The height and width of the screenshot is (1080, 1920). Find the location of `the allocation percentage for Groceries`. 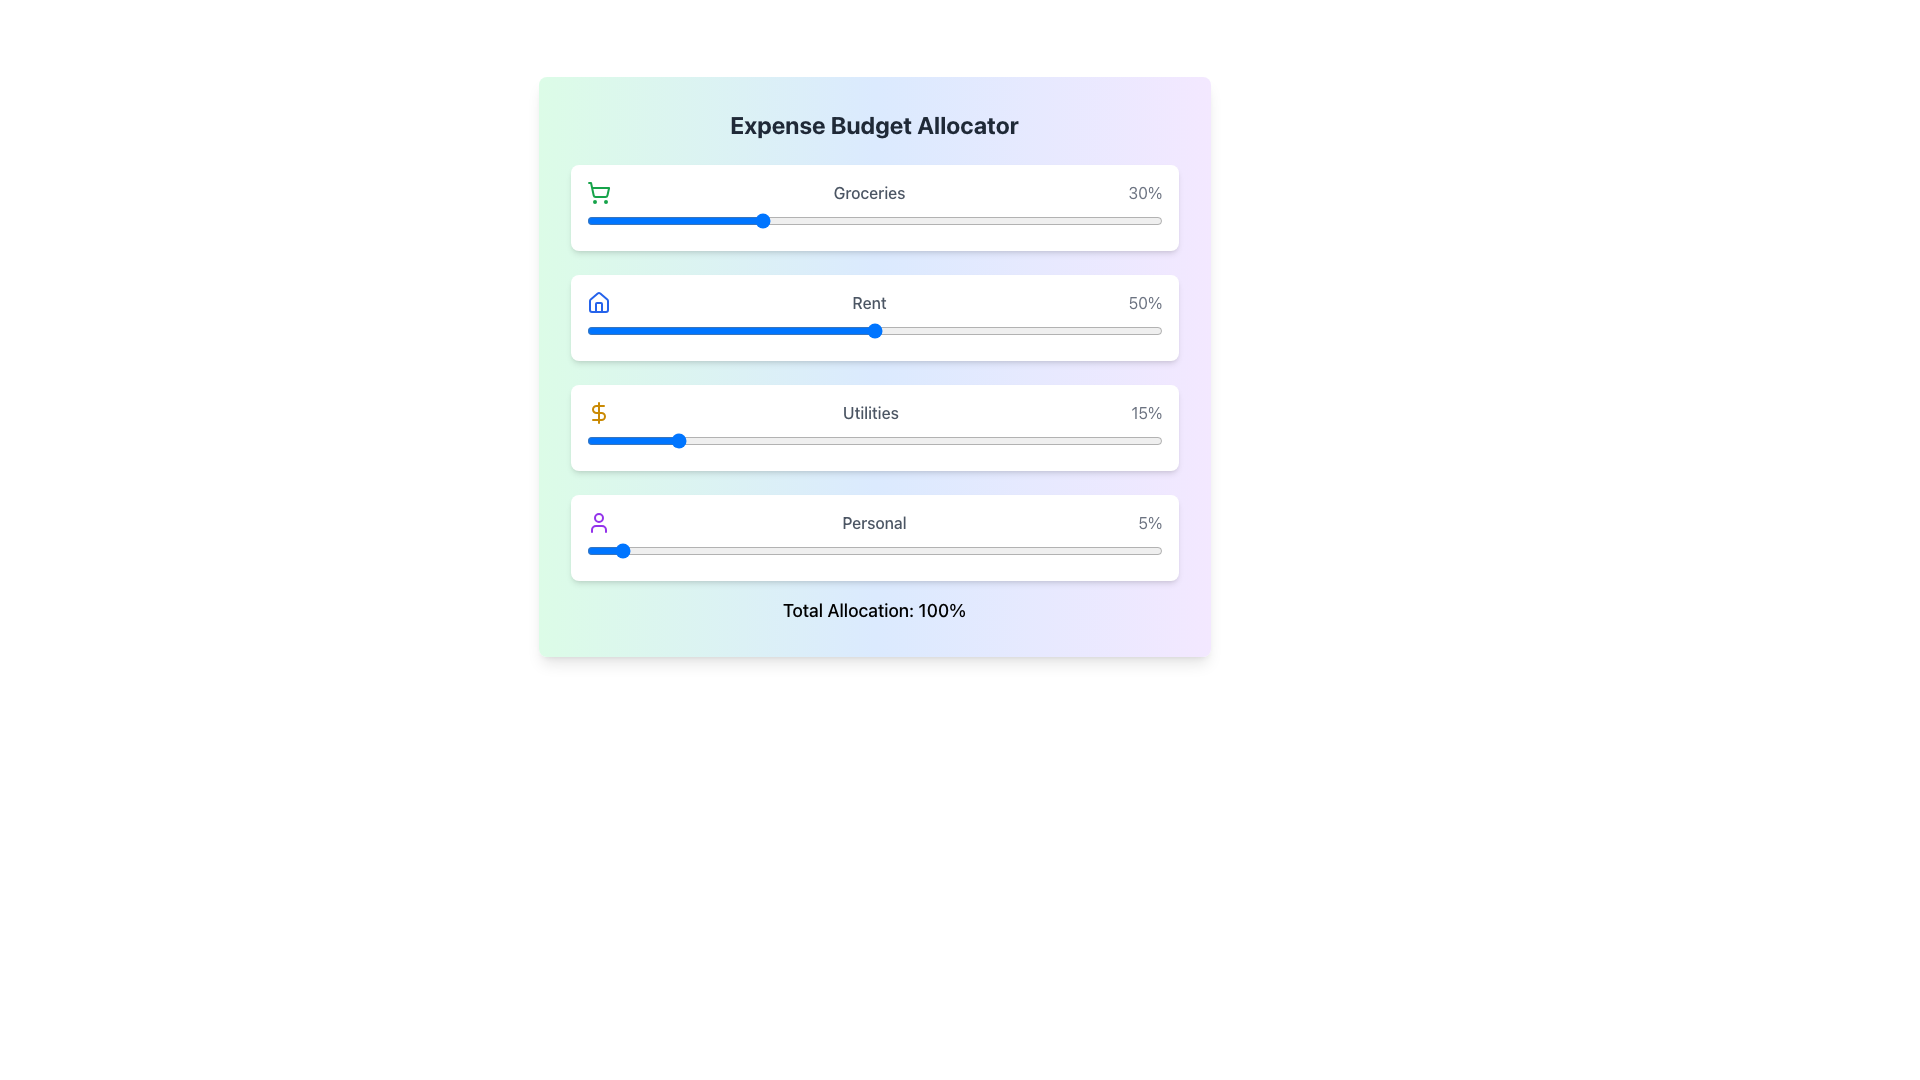

the allocation percentage for Groceries is located at coordinates (684, 220).